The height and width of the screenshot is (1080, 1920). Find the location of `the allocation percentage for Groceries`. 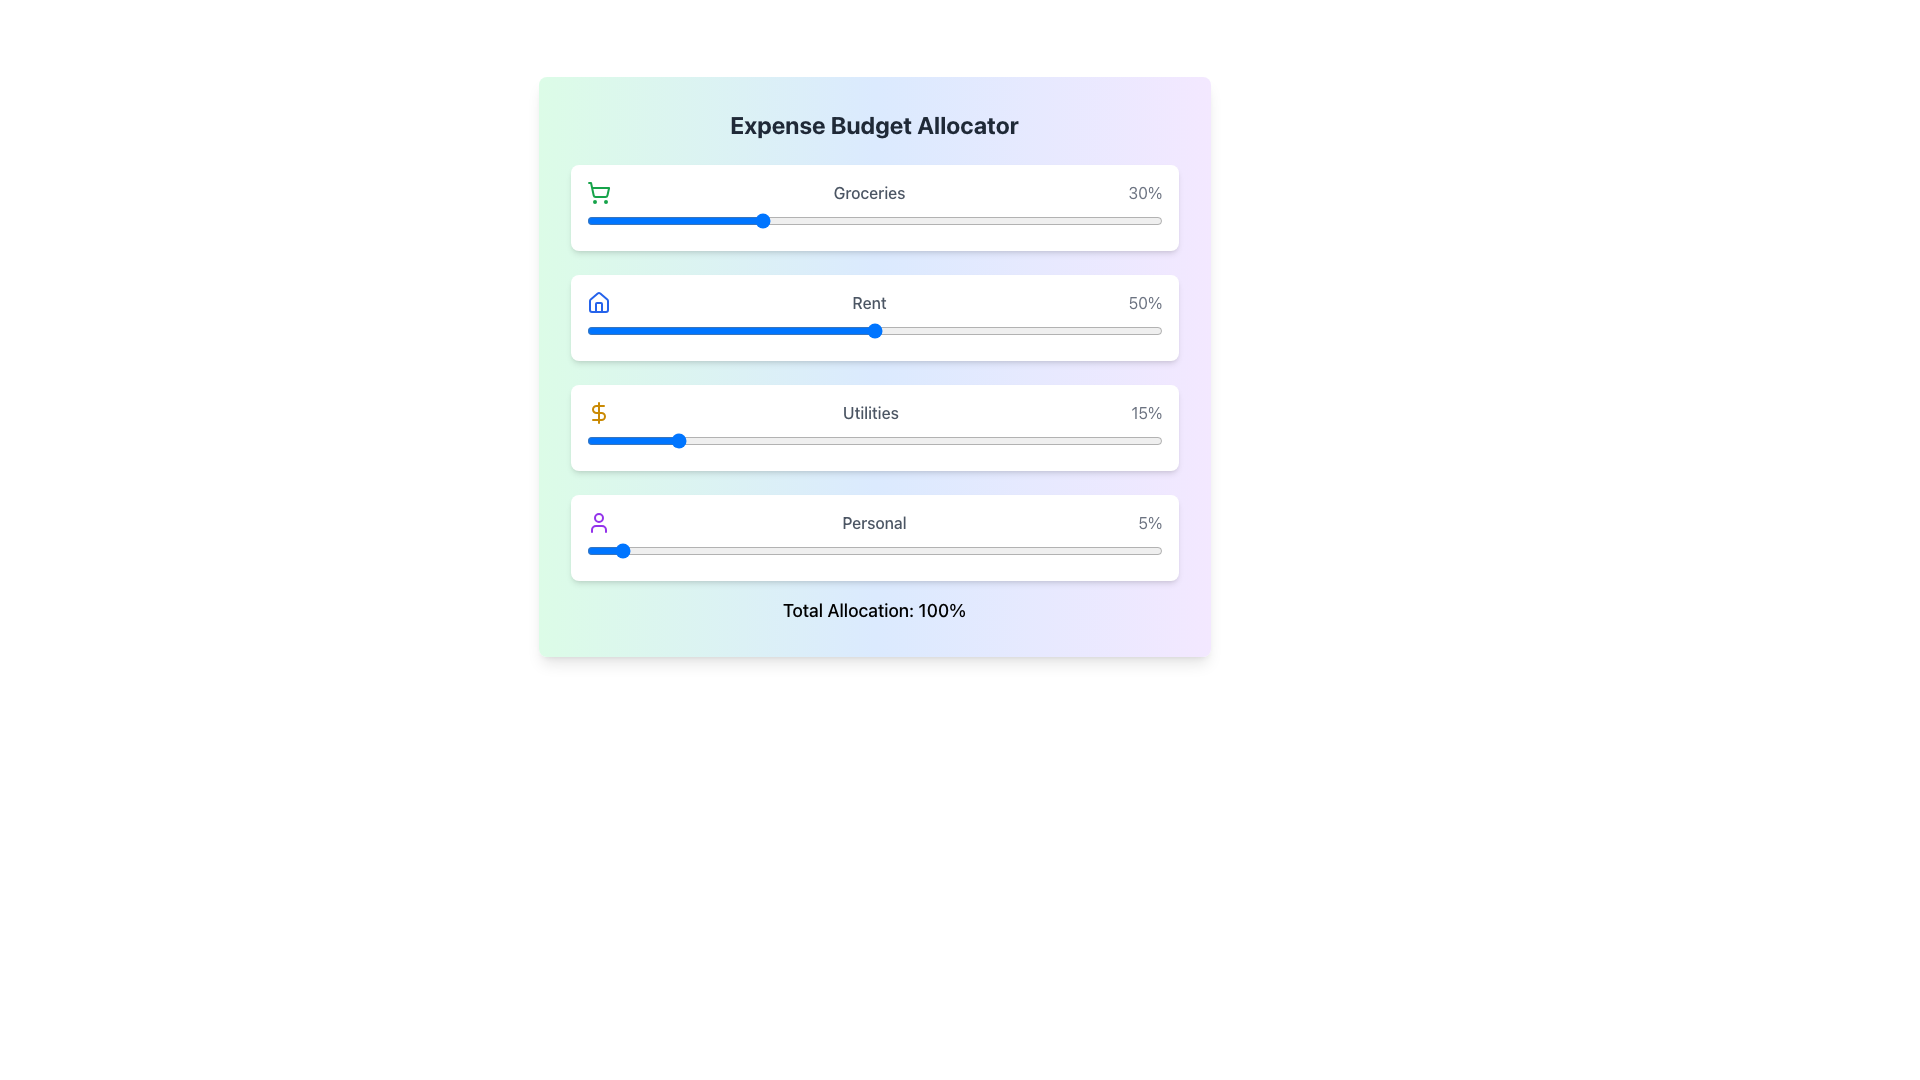

the allocation percentage for Groceries is located at coordinates (684, 220).